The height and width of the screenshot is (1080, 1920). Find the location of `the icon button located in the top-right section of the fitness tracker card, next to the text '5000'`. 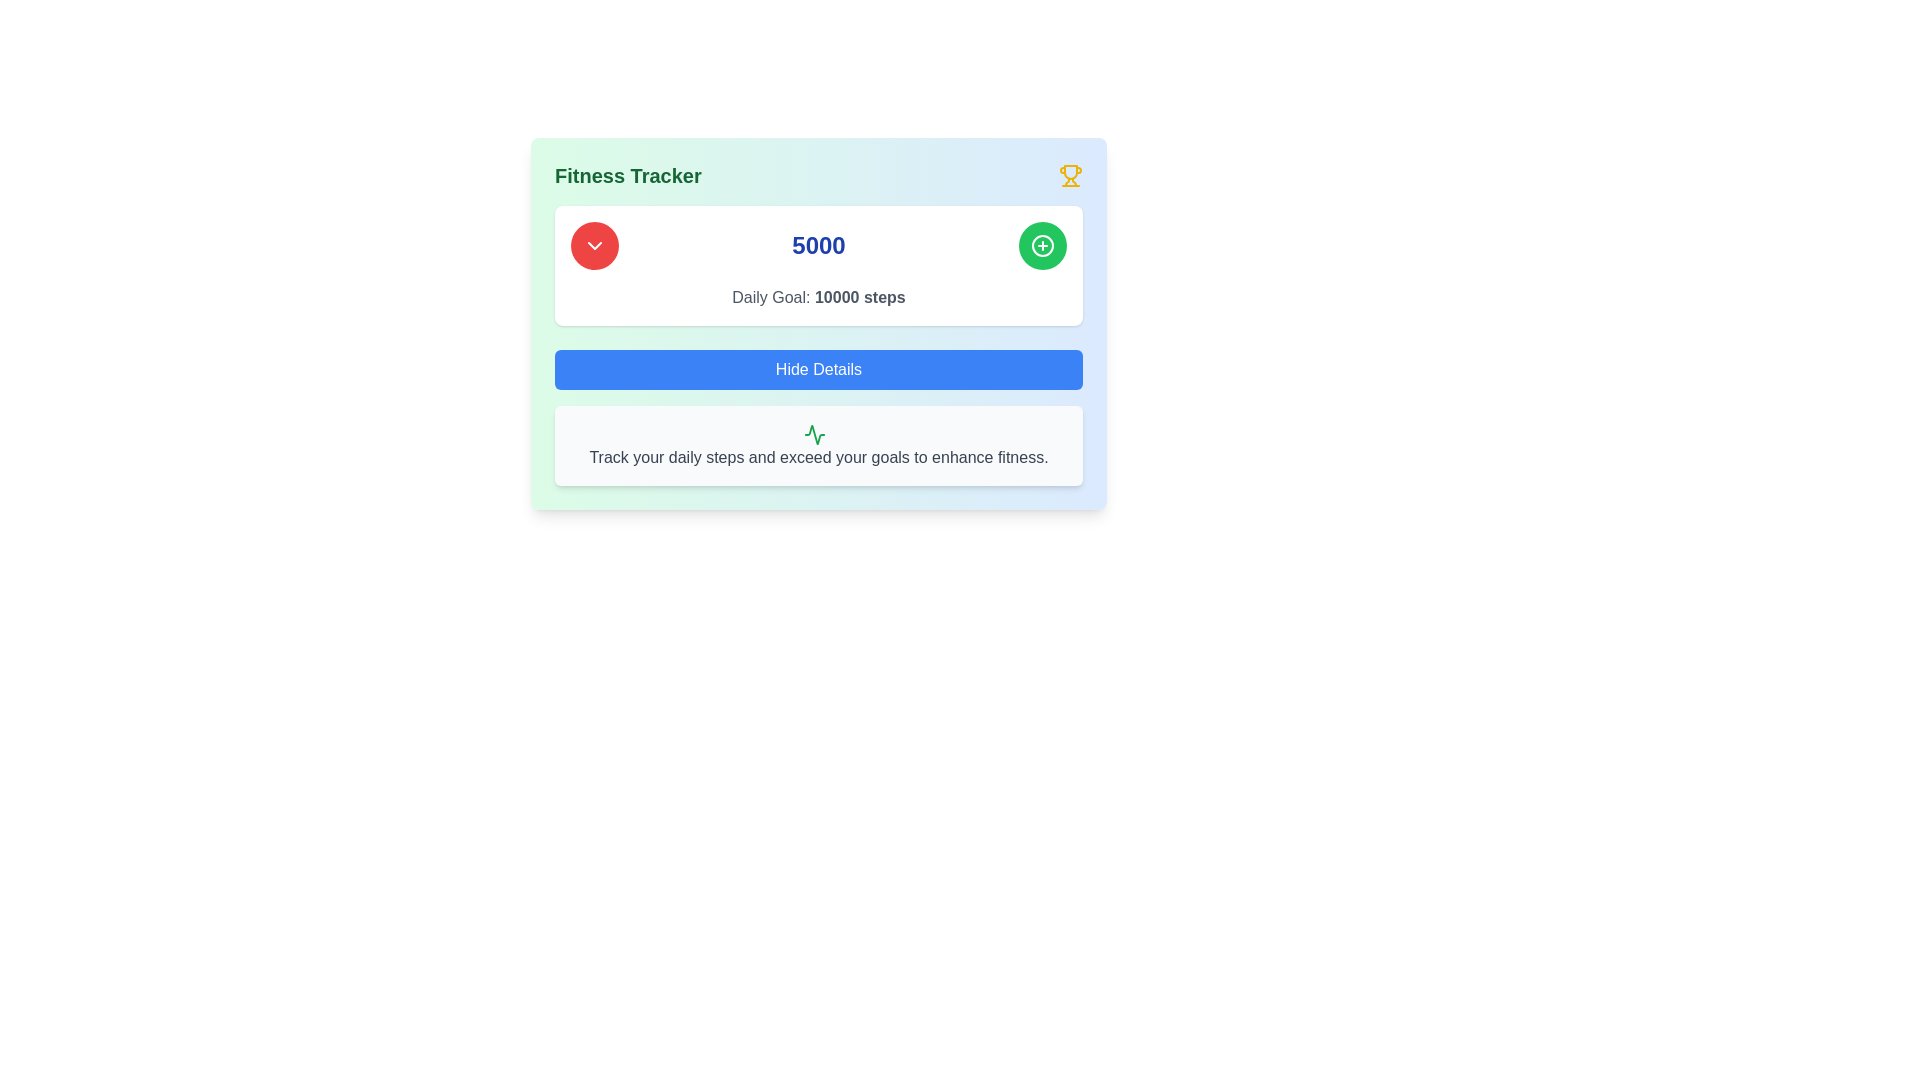

the icon button located in the top-right section of the fitness tracker card, next to the text '5000' is located at coordinates (1041, 245).